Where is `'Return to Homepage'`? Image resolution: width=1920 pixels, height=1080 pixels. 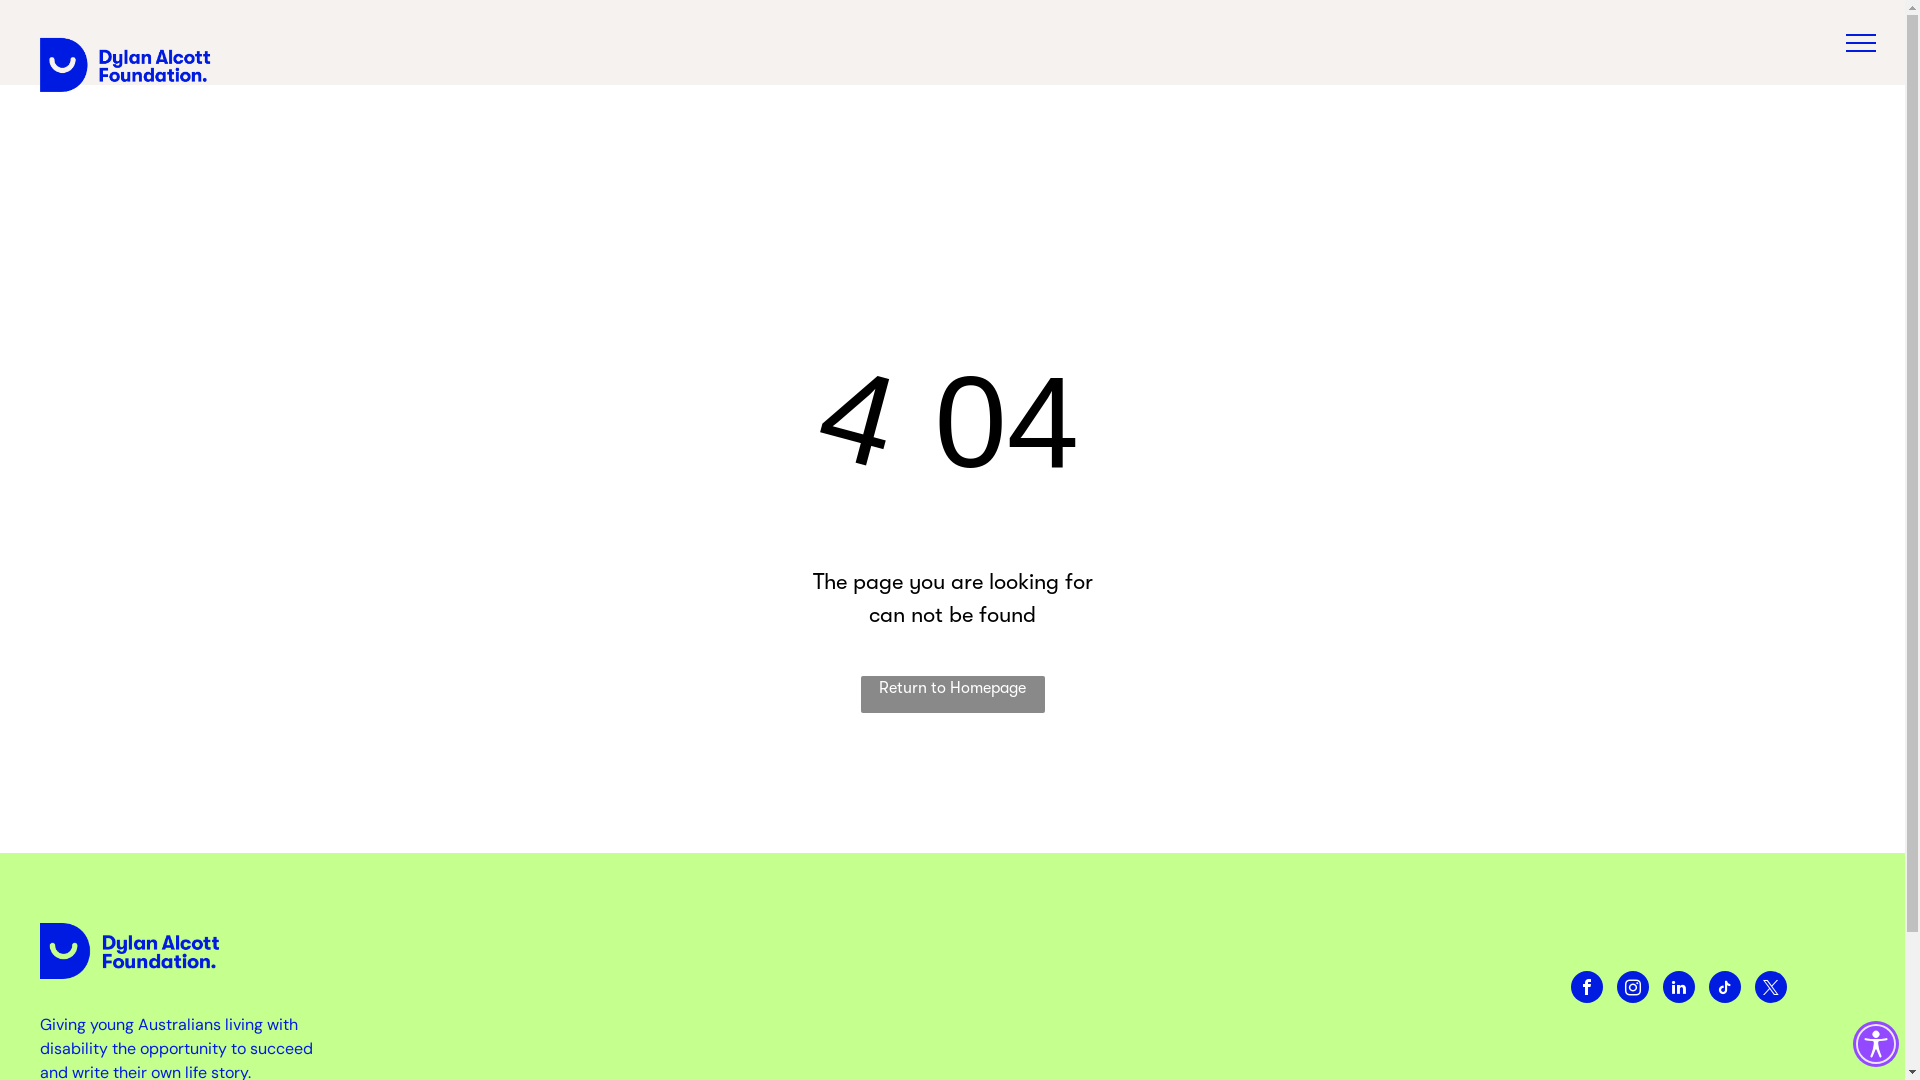 'Return to Homepage' is located at coordinates (950, 693).